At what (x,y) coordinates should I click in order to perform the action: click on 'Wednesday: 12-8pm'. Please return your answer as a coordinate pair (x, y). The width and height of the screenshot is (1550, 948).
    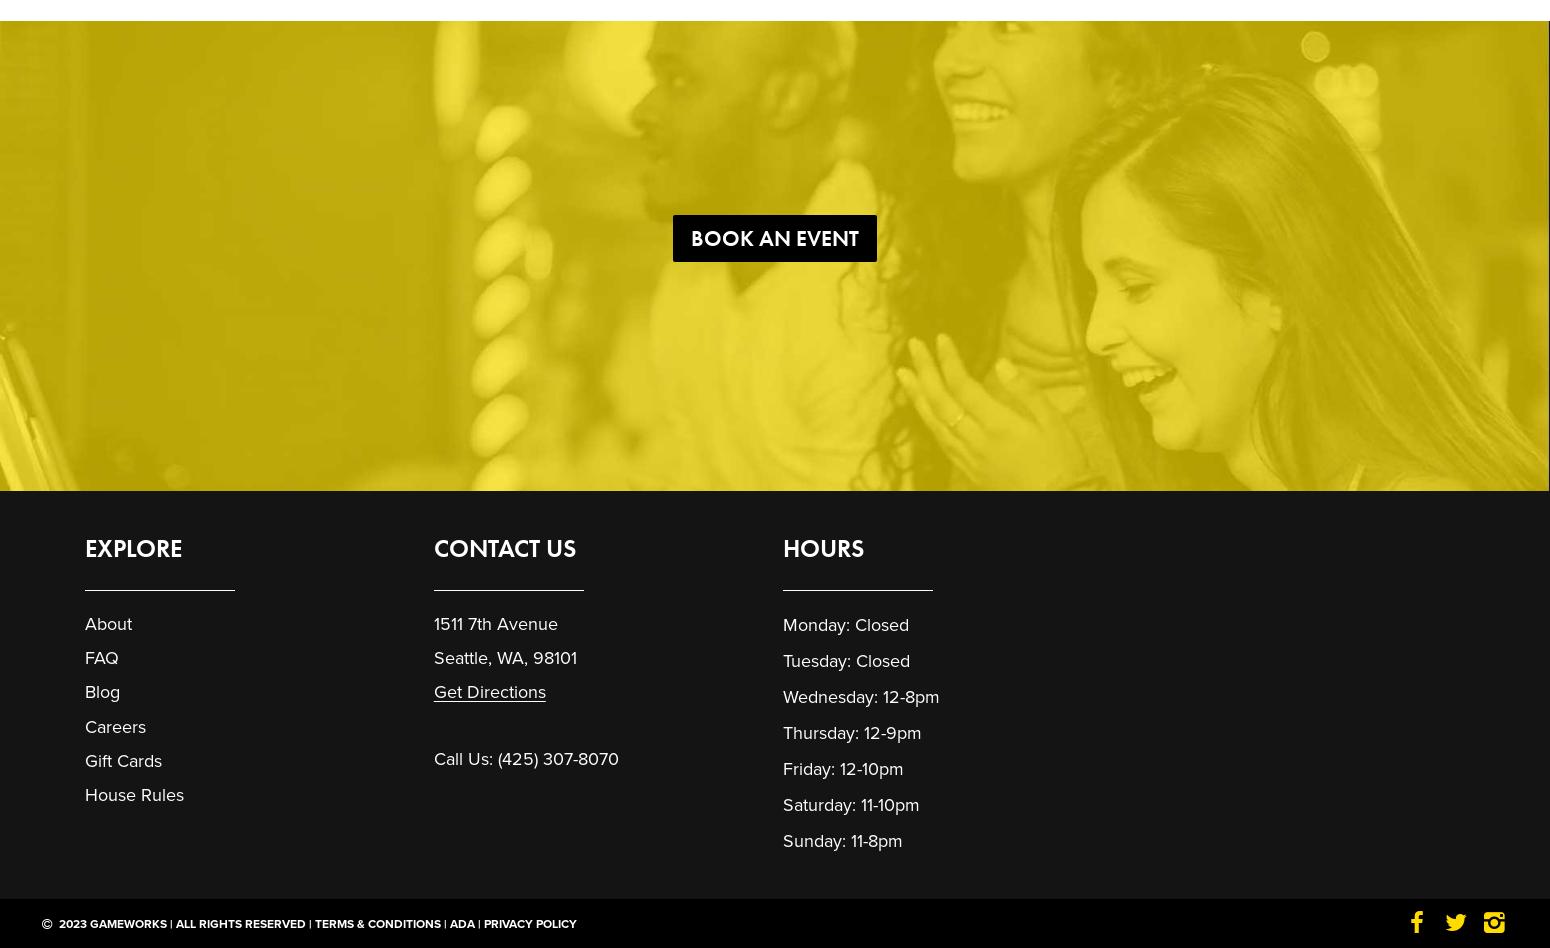
    Looking at the image, I should click on (860, 695).